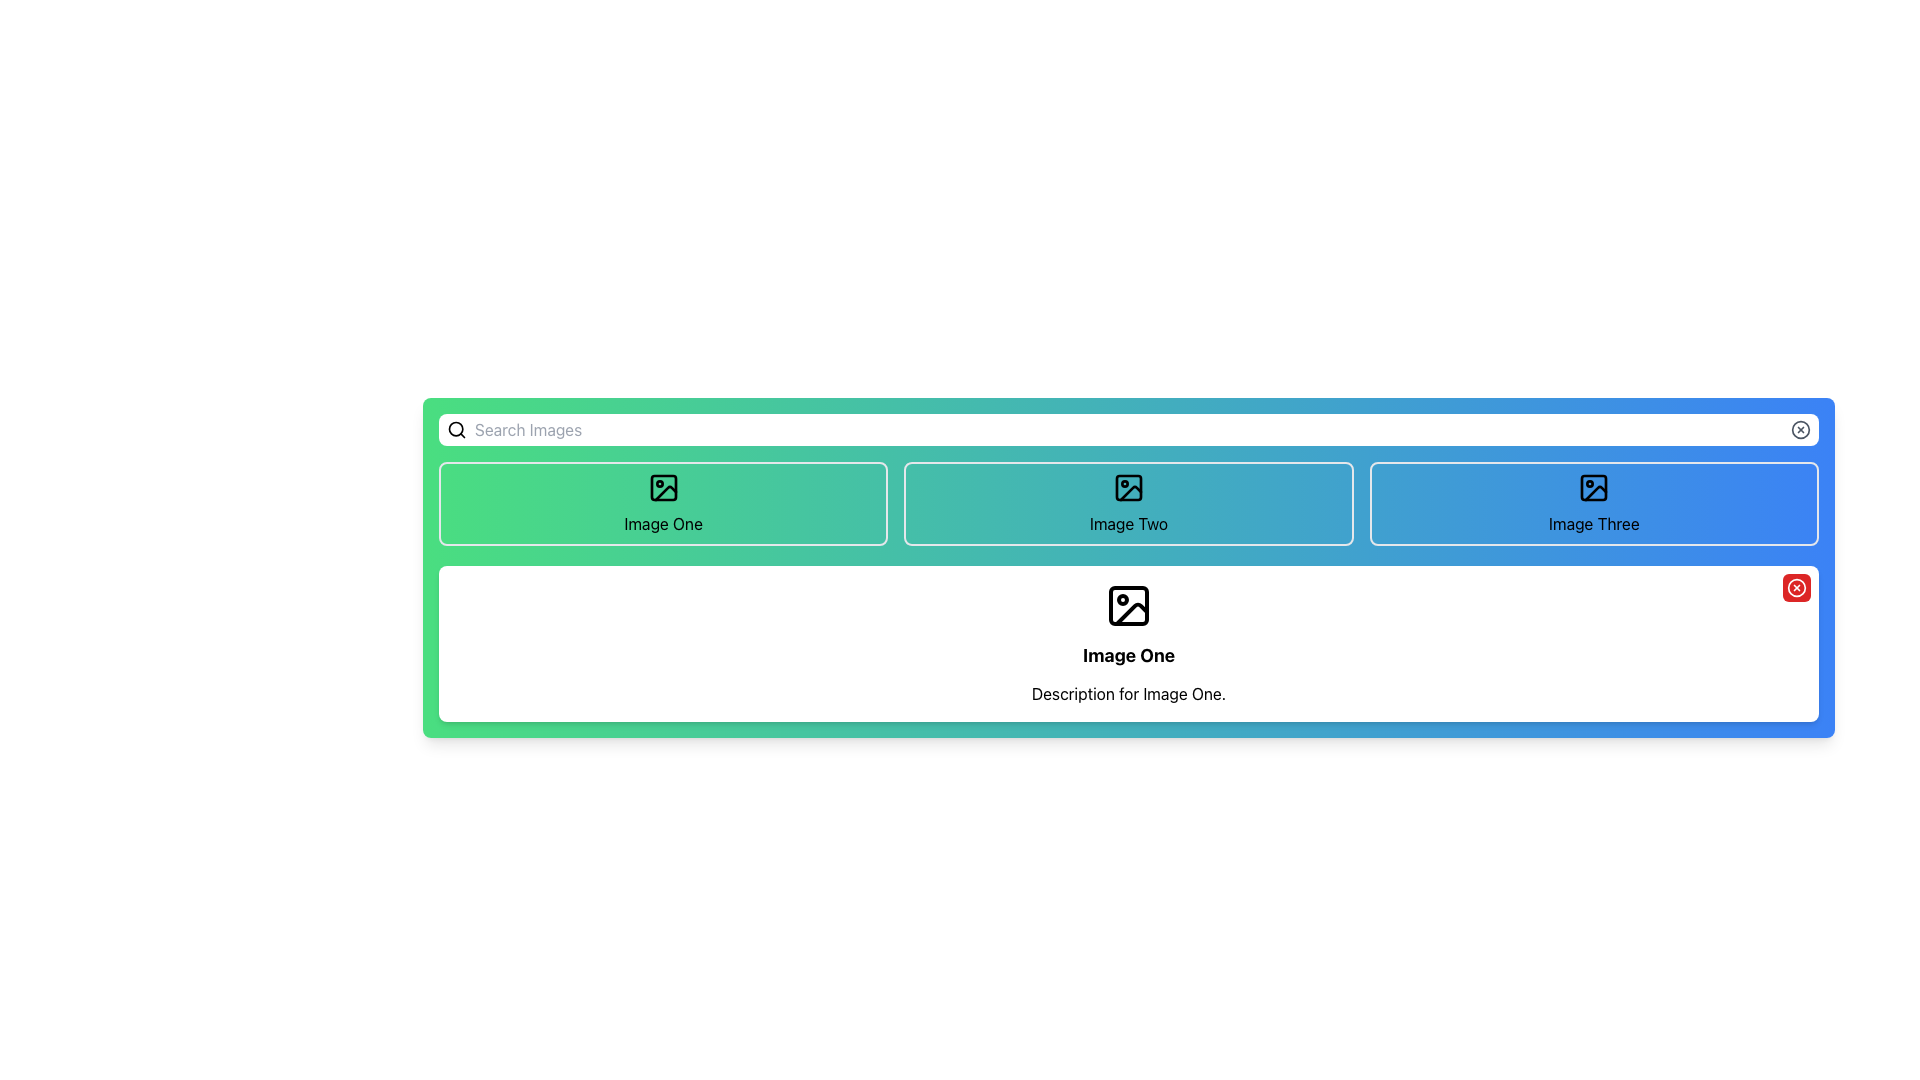 Image resolution: width=1920 pixels, height=1080 pixels. What do you see at coordinates (663, 488) in the screenshot?
I see `the first icon placeholder for images located at the center of the first section labeled 'Image One', which is the leftmost icon in a trio of cards contained within a green card` at bounding box center [663, 488].